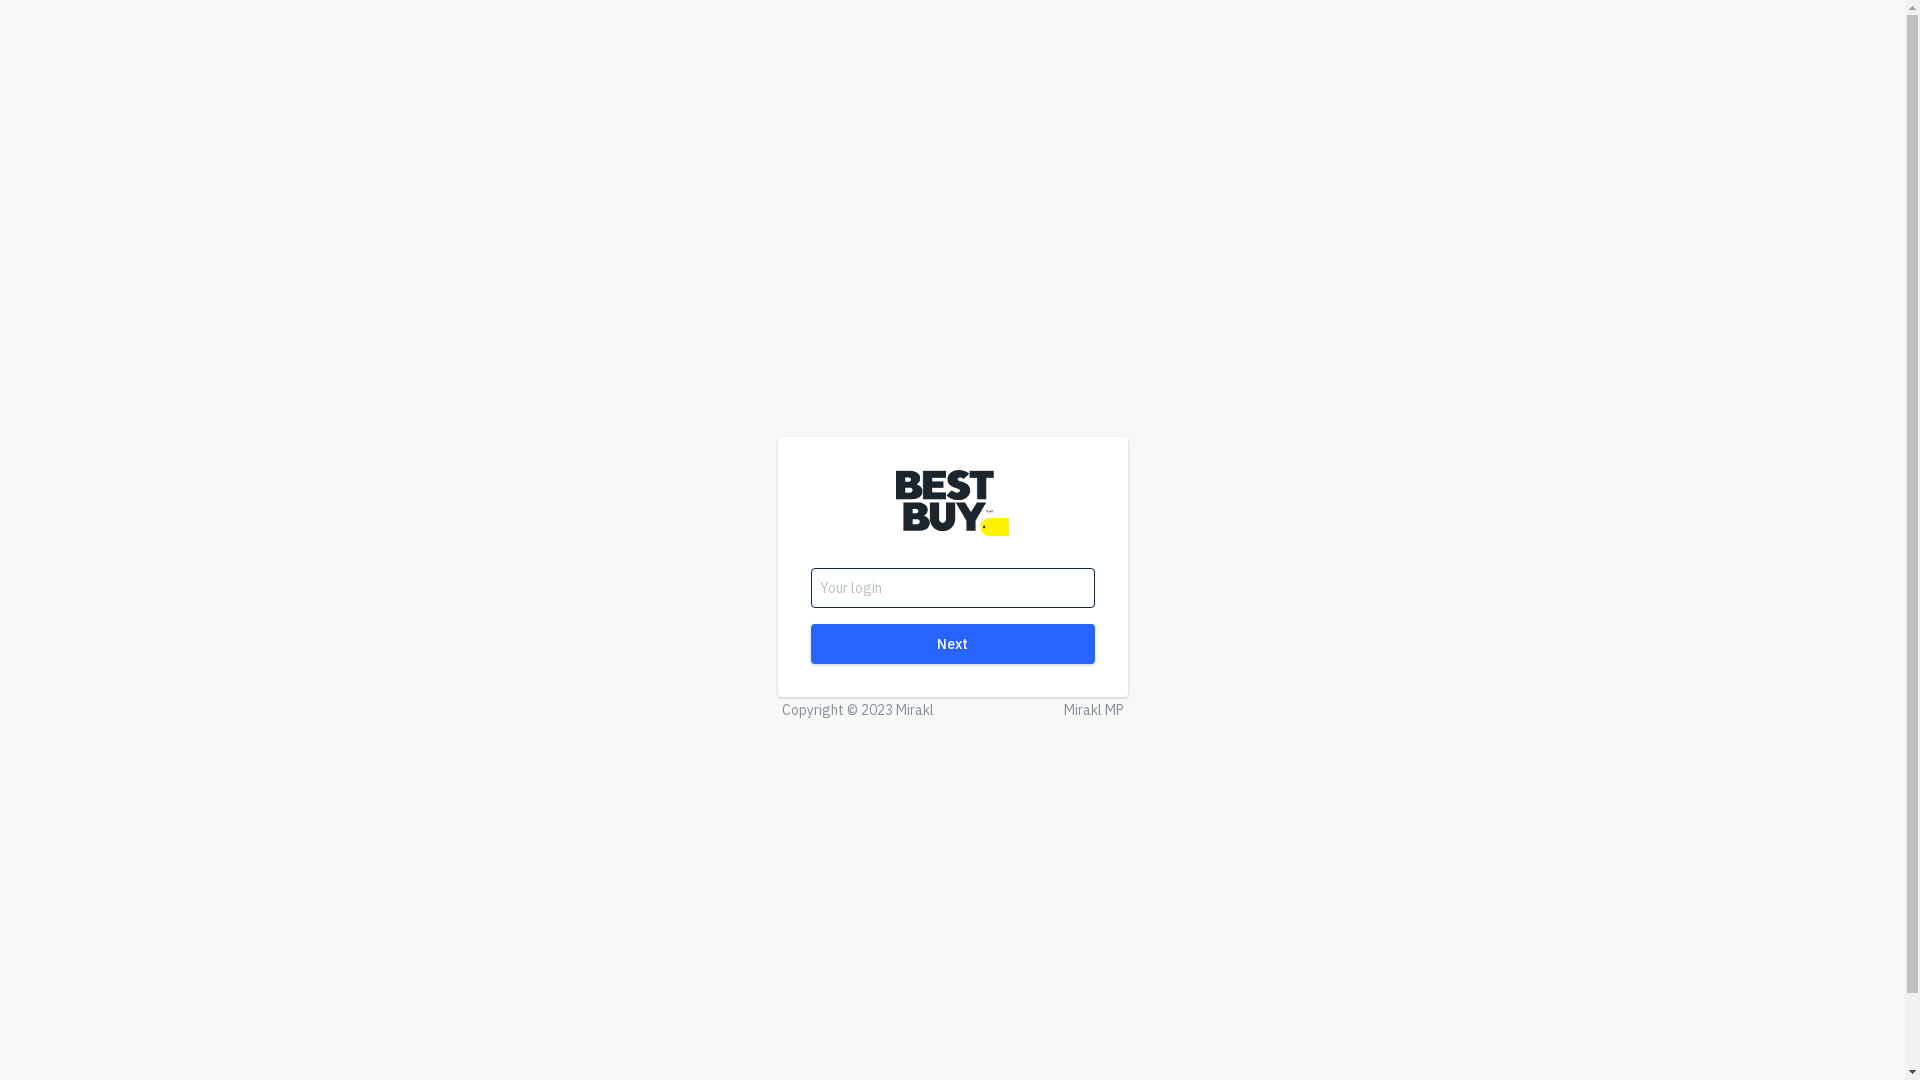 This screenshot has width=1920, height=1080. I want to click on 'Next', so click(950, 644).